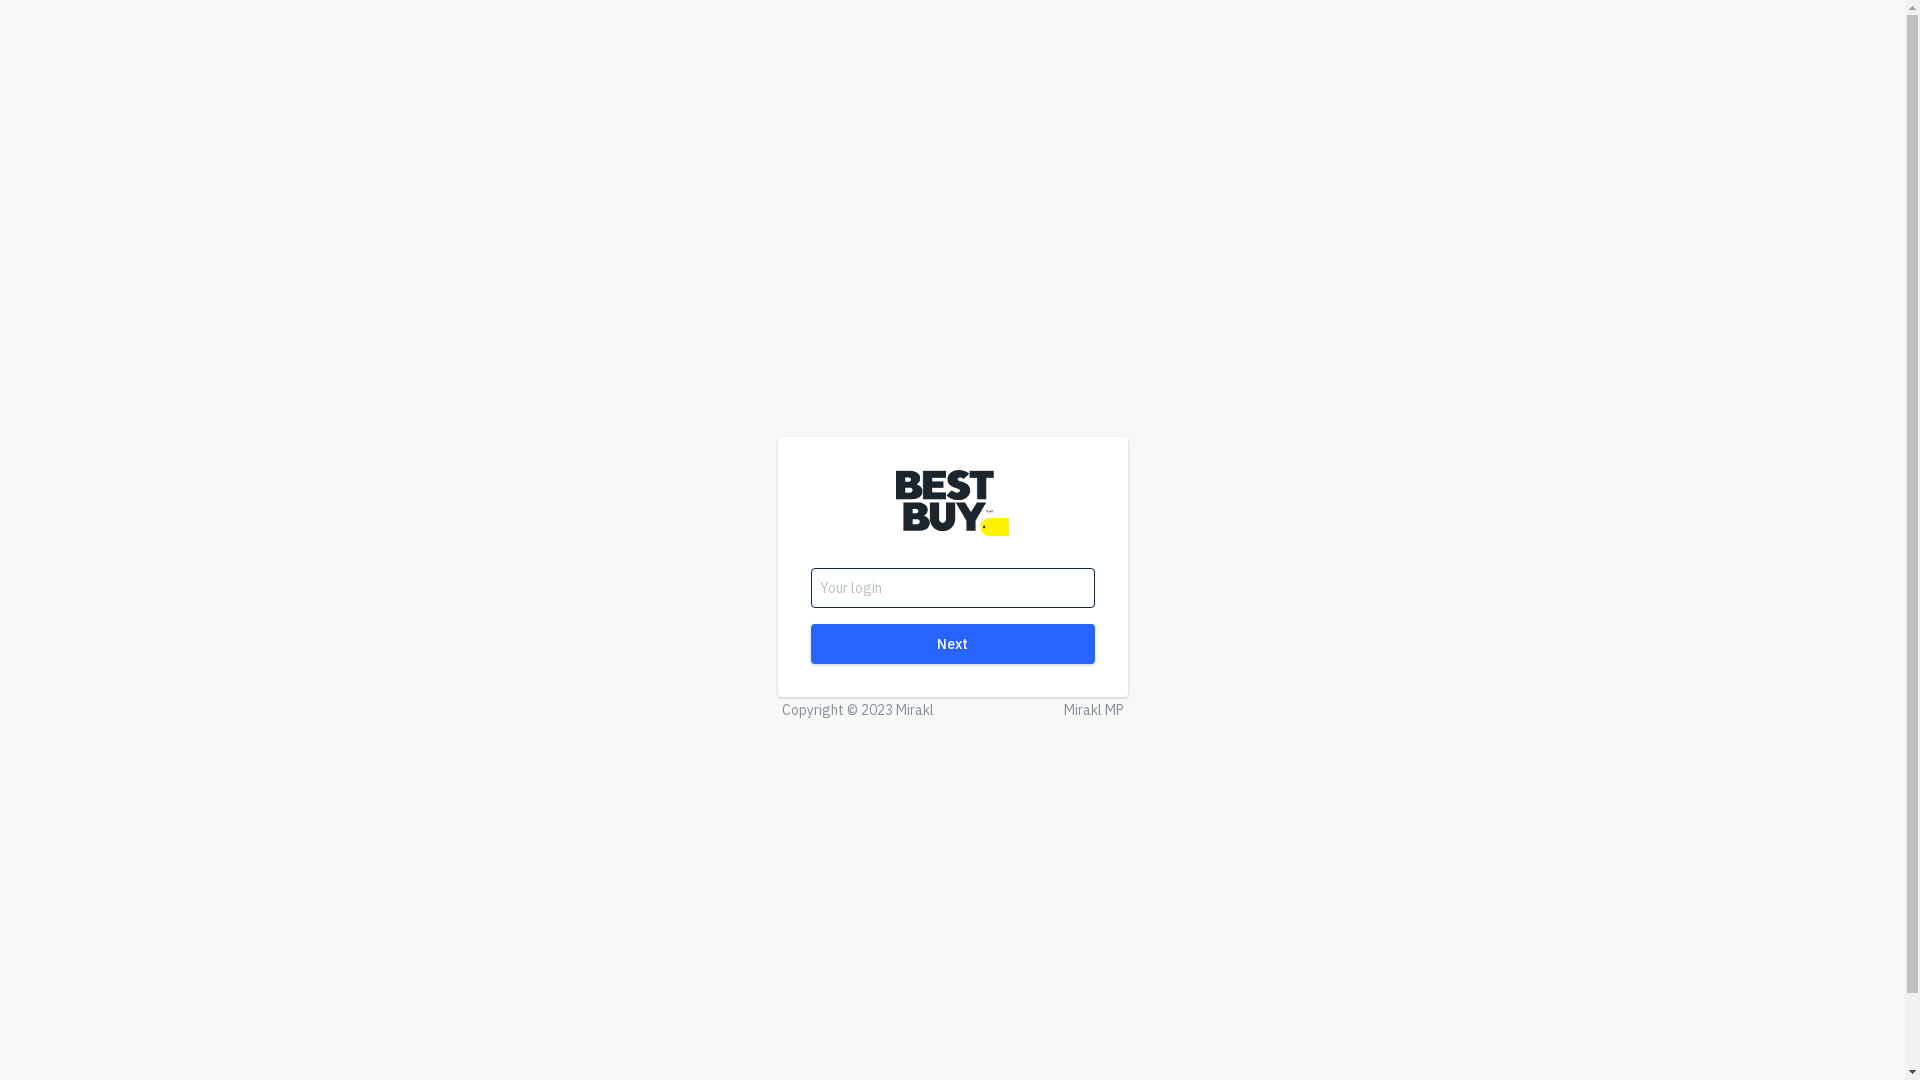 This screenshot has width=1920, height=1080. I want to click on 'Next', so click(950, 644).